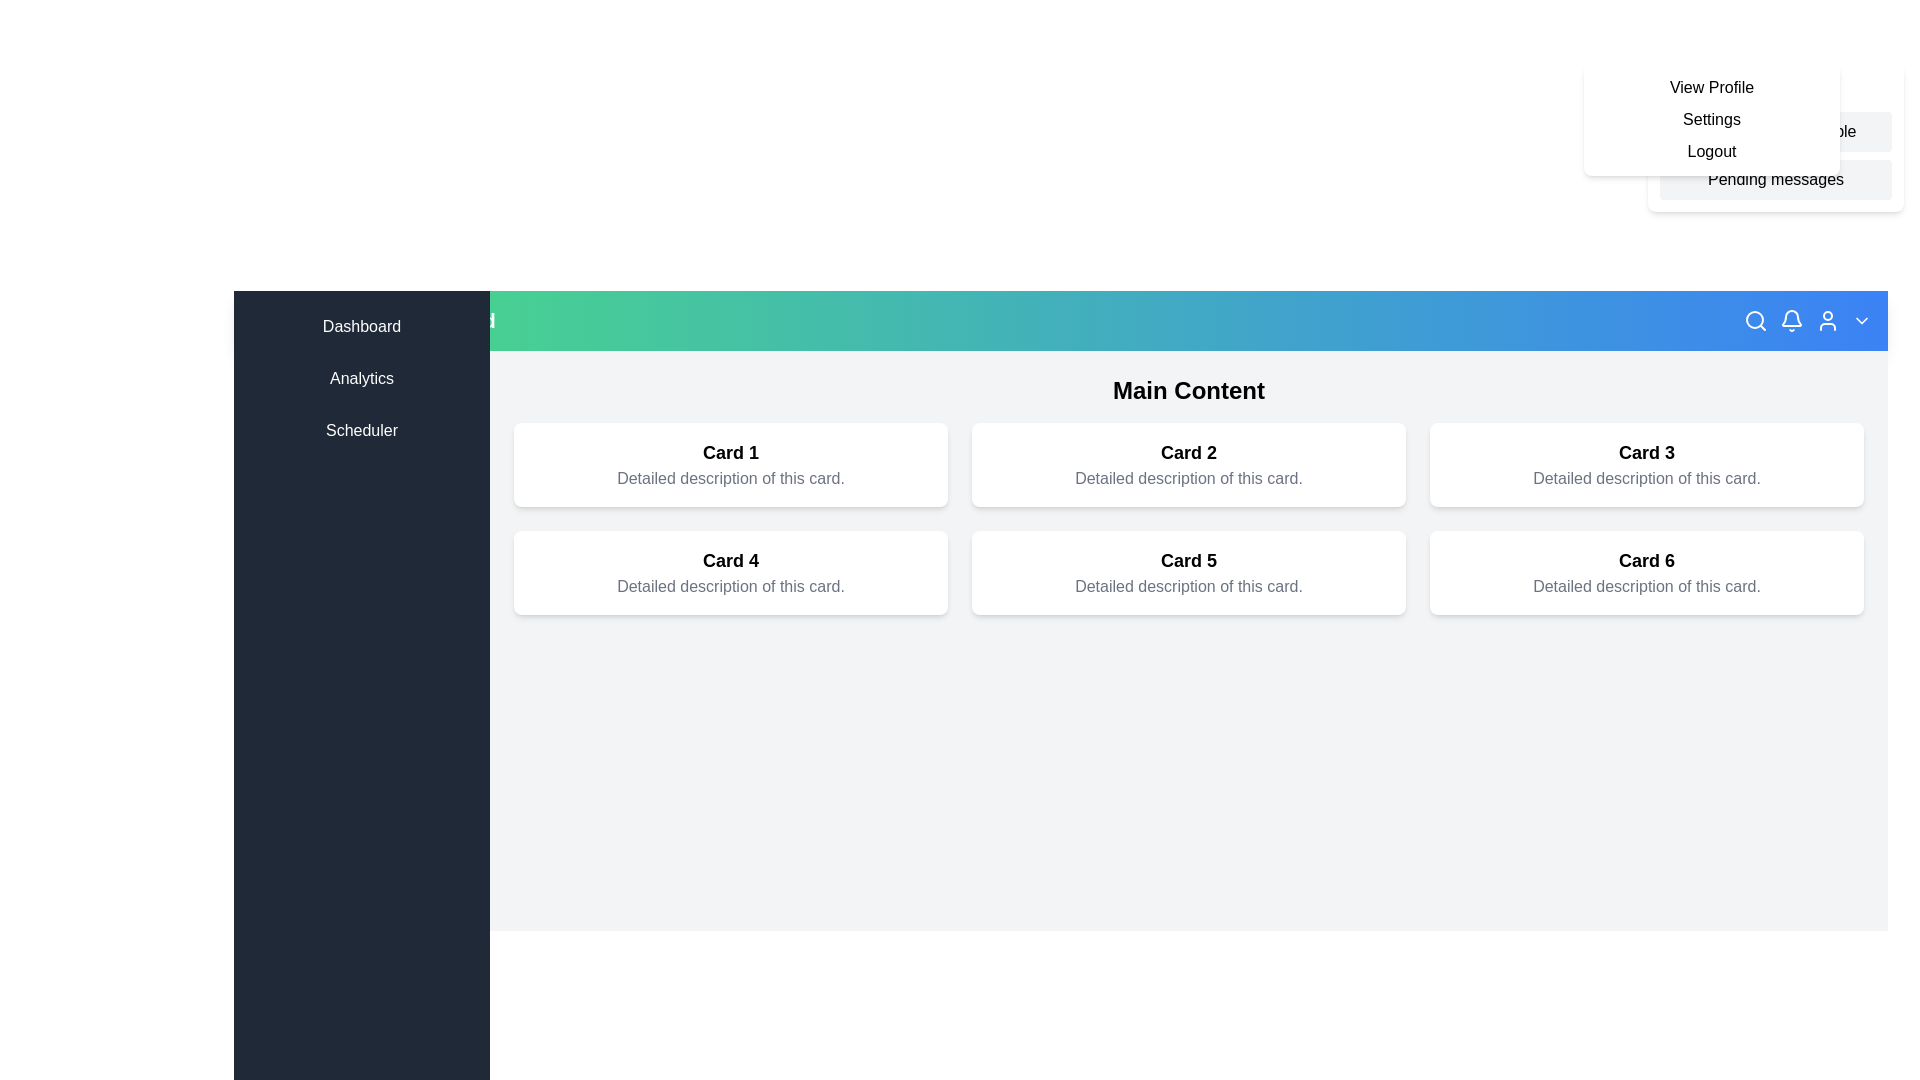  I want to click on the text label that reads 'Detailed description of this card.' which is located within the fourth card titled 'Card 4', so click(729, 585).